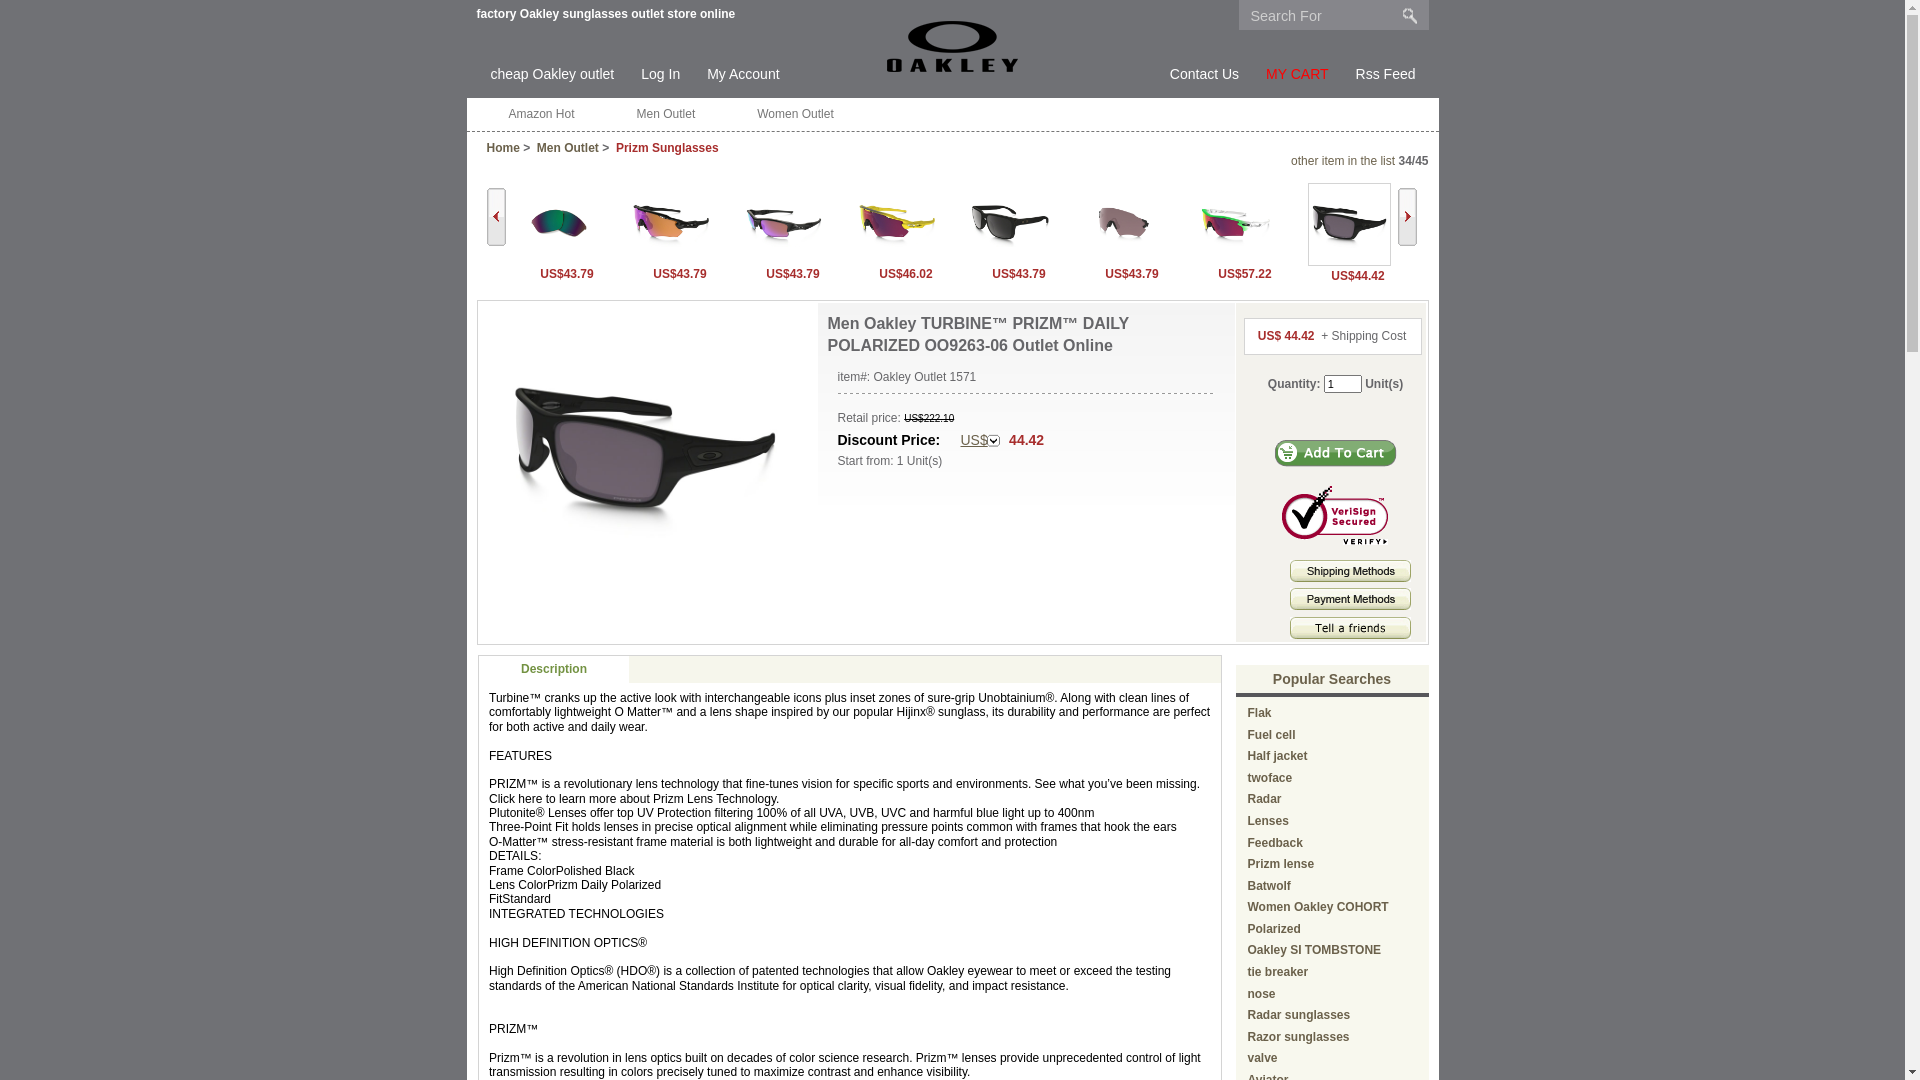 This screenshot has height=1080, width=1920. Describe the element at coordinates (1343, 160) in the screenshot. I see `'other item in the list'` at that location.